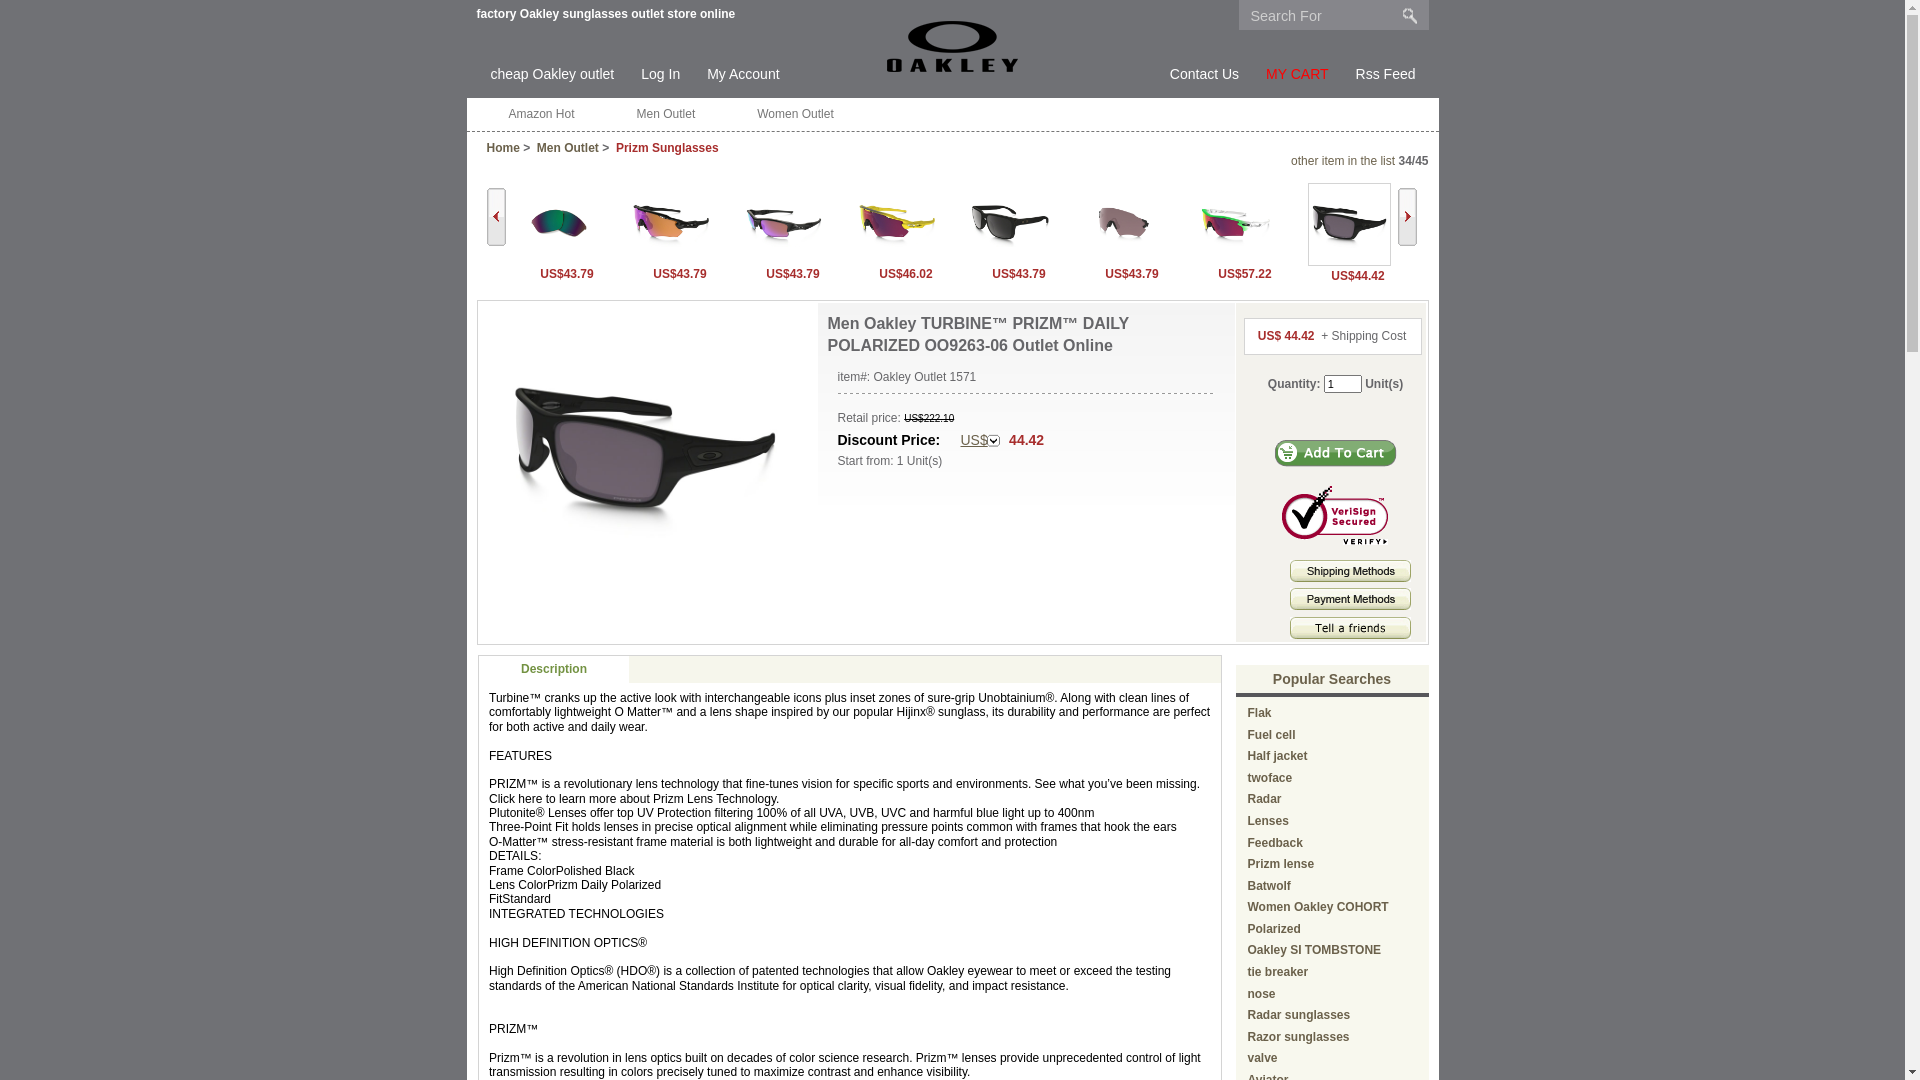 This screenshot has height=1080, width=1920. Describe the element at coordinates (1343, 160) in the screenshot. I see `'other item in the list'` at that location.